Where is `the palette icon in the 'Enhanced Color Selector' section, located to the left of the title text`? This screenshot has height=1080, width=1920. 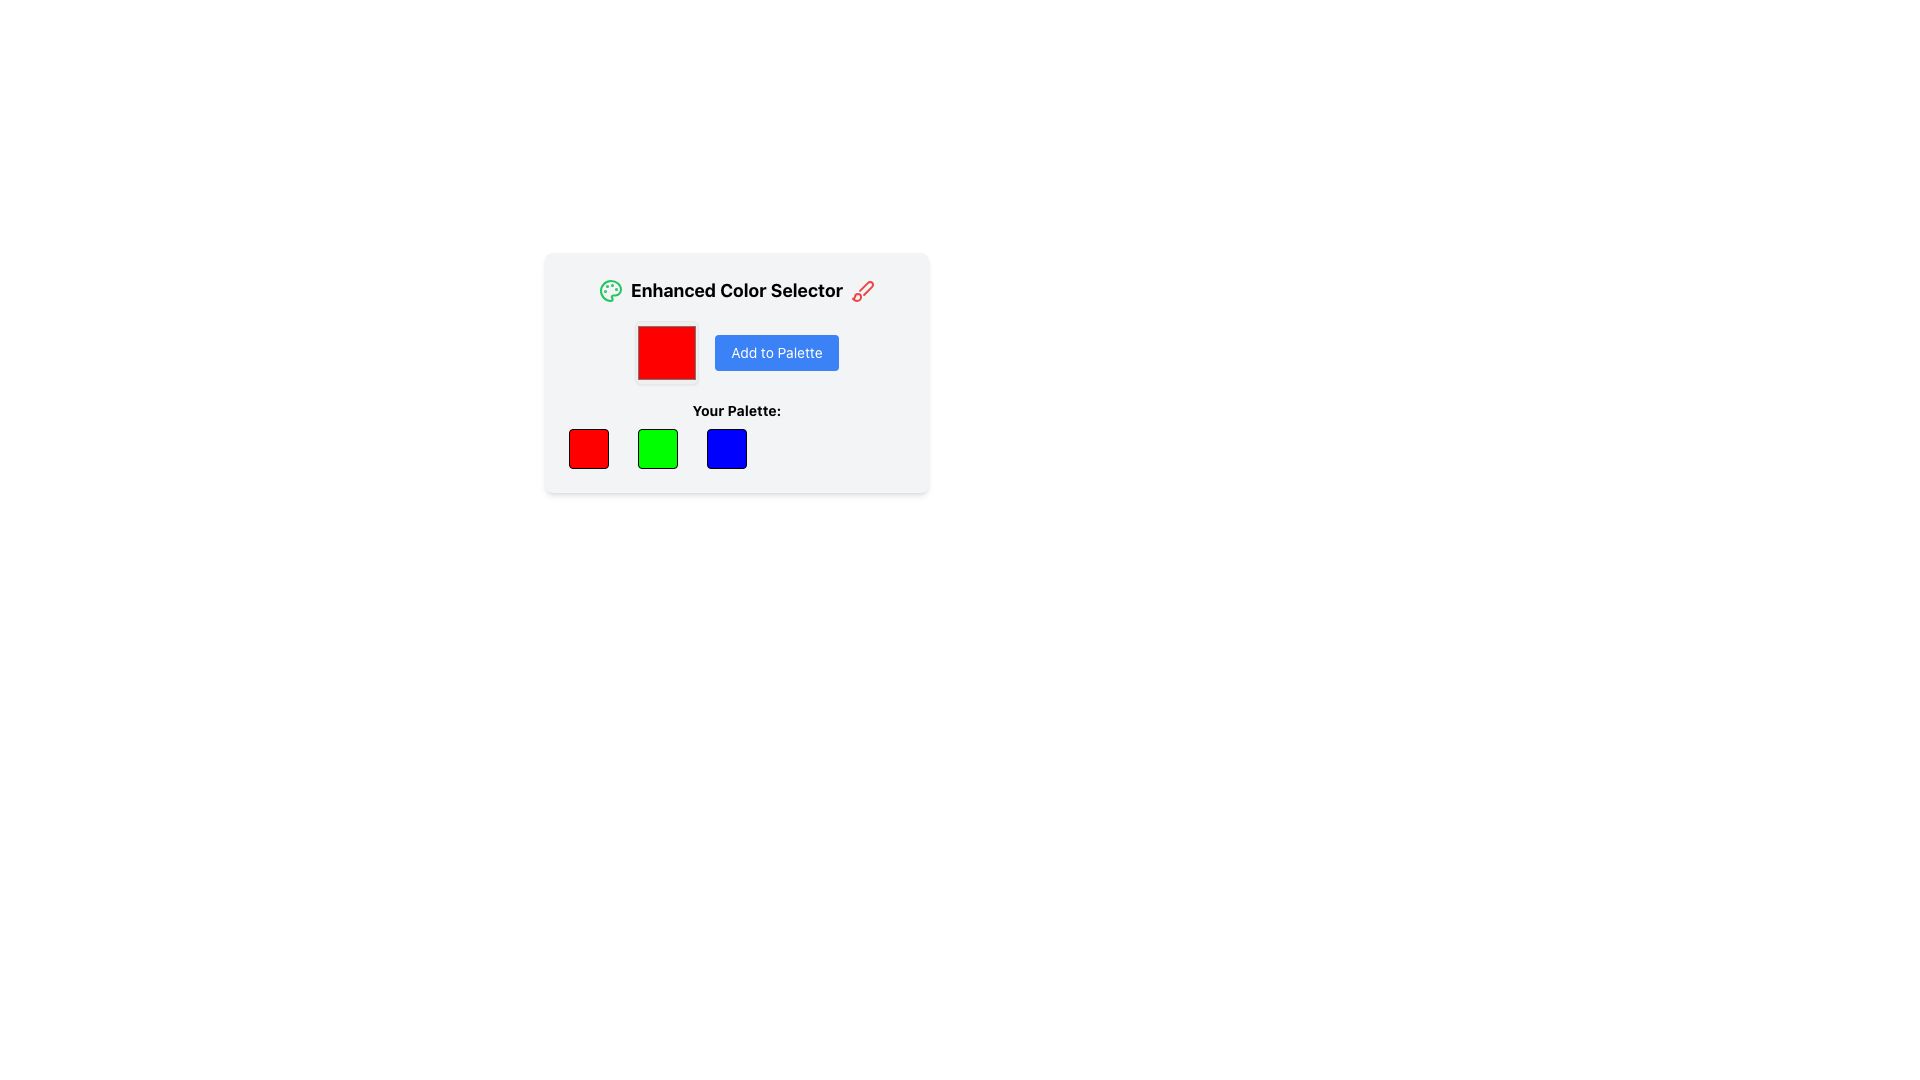
the palette icon in the 'Enhanced Color Selector' section, located to the left of the title text is located at coordinates (609, 290).